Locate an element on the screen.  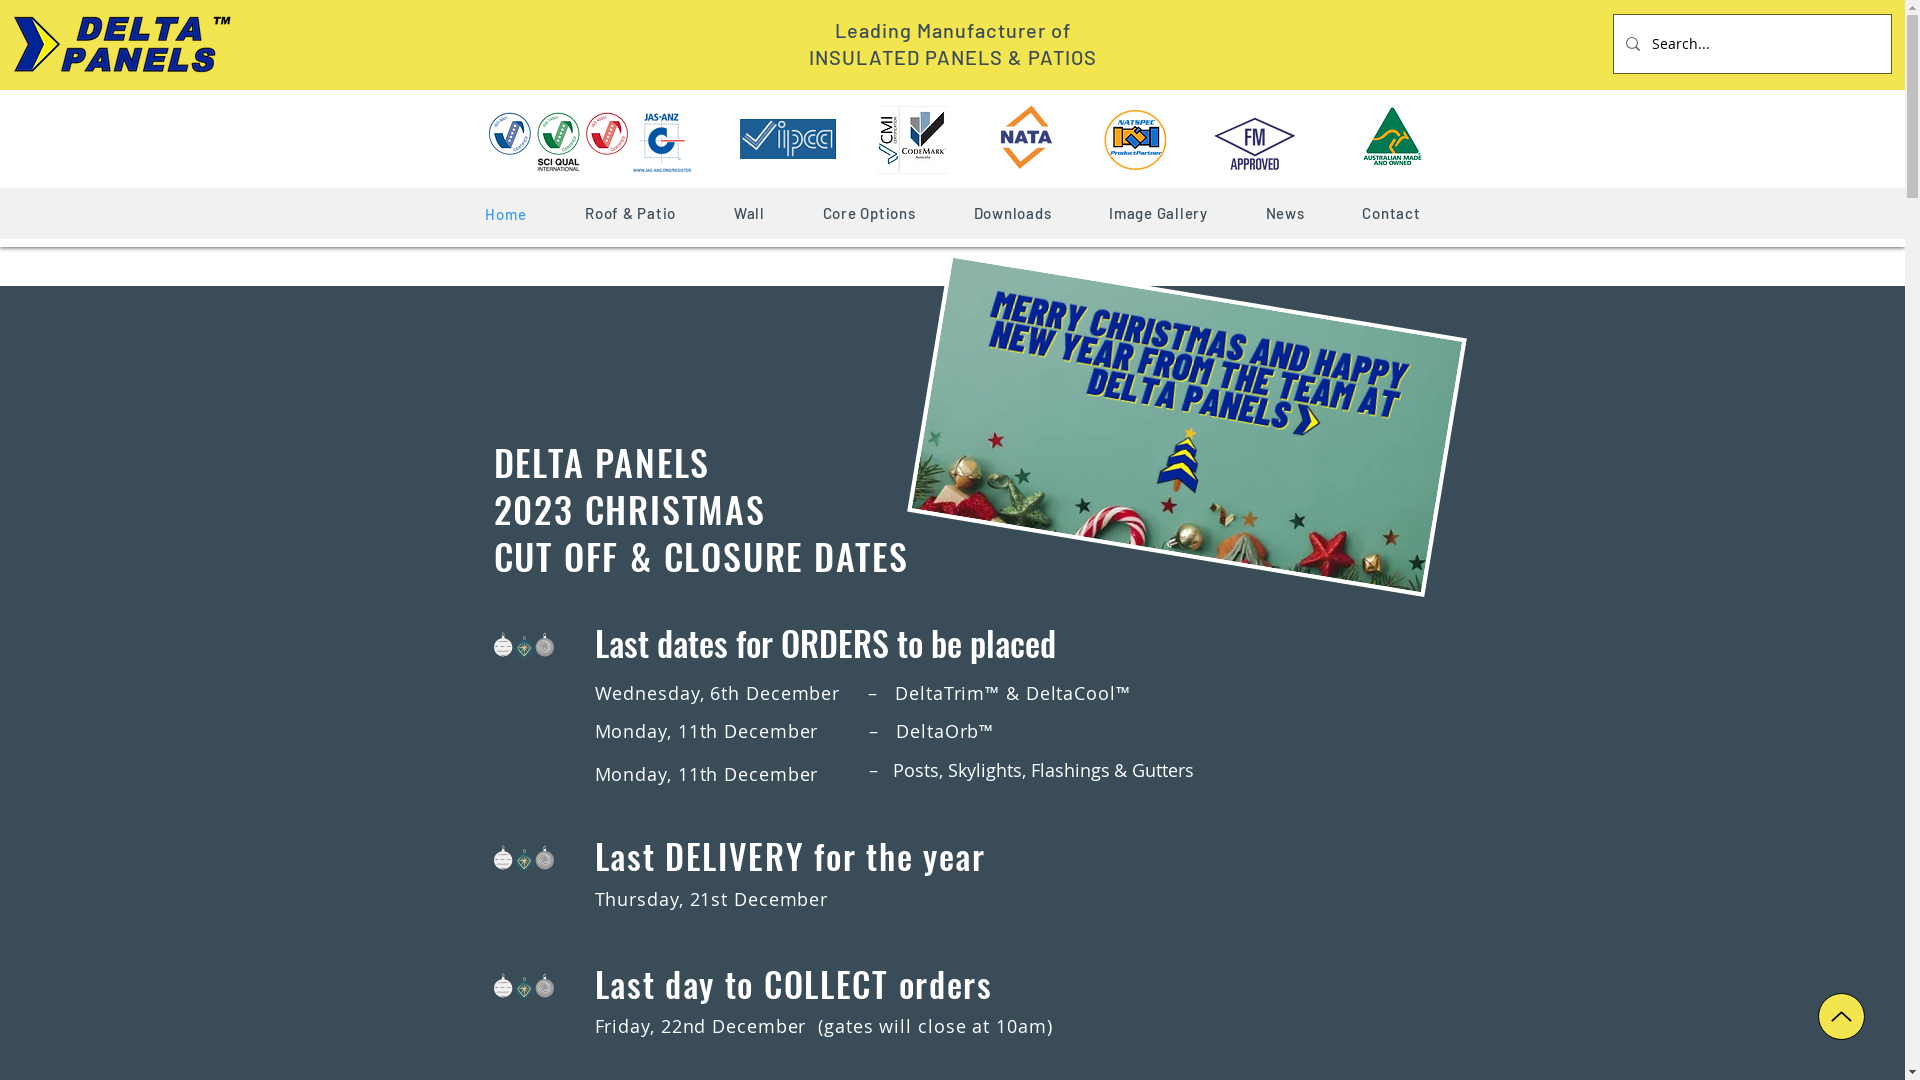
'Image Gallery' is located at coordinates (1158, 212).